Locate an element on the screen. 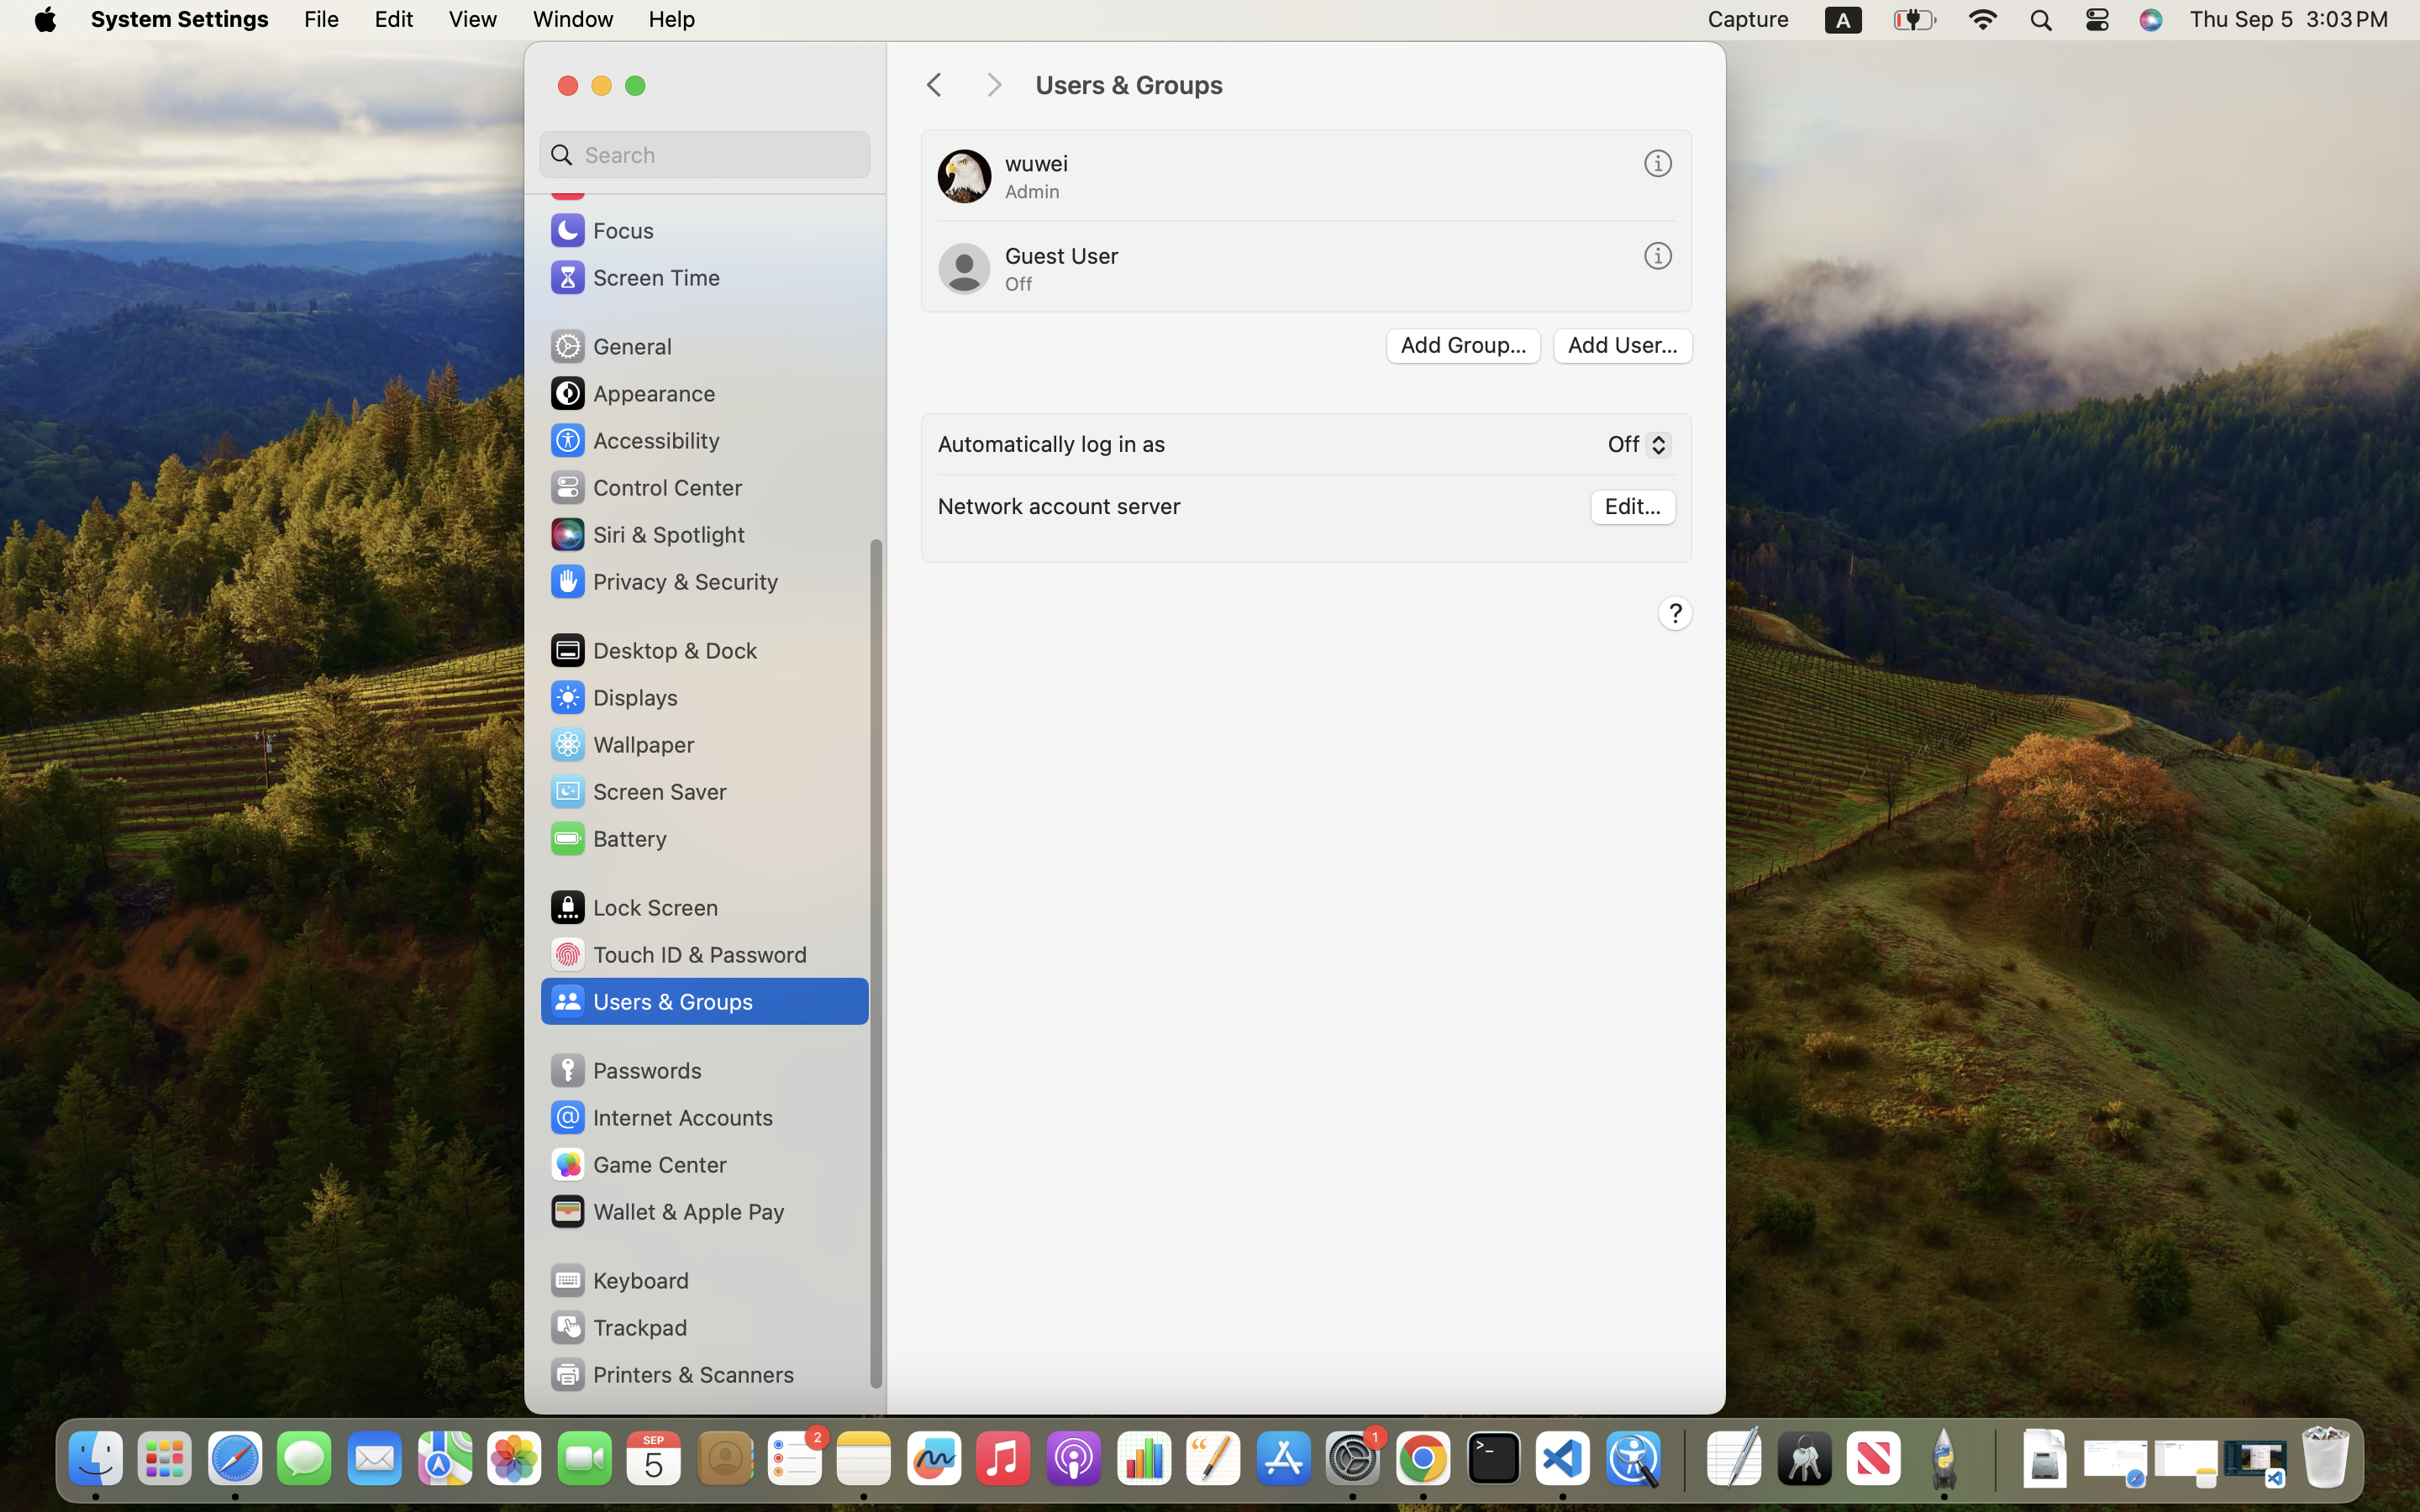 The image size is (2420, 1512). 'Siri & Spotlight' is located at coordinates (644, 532).